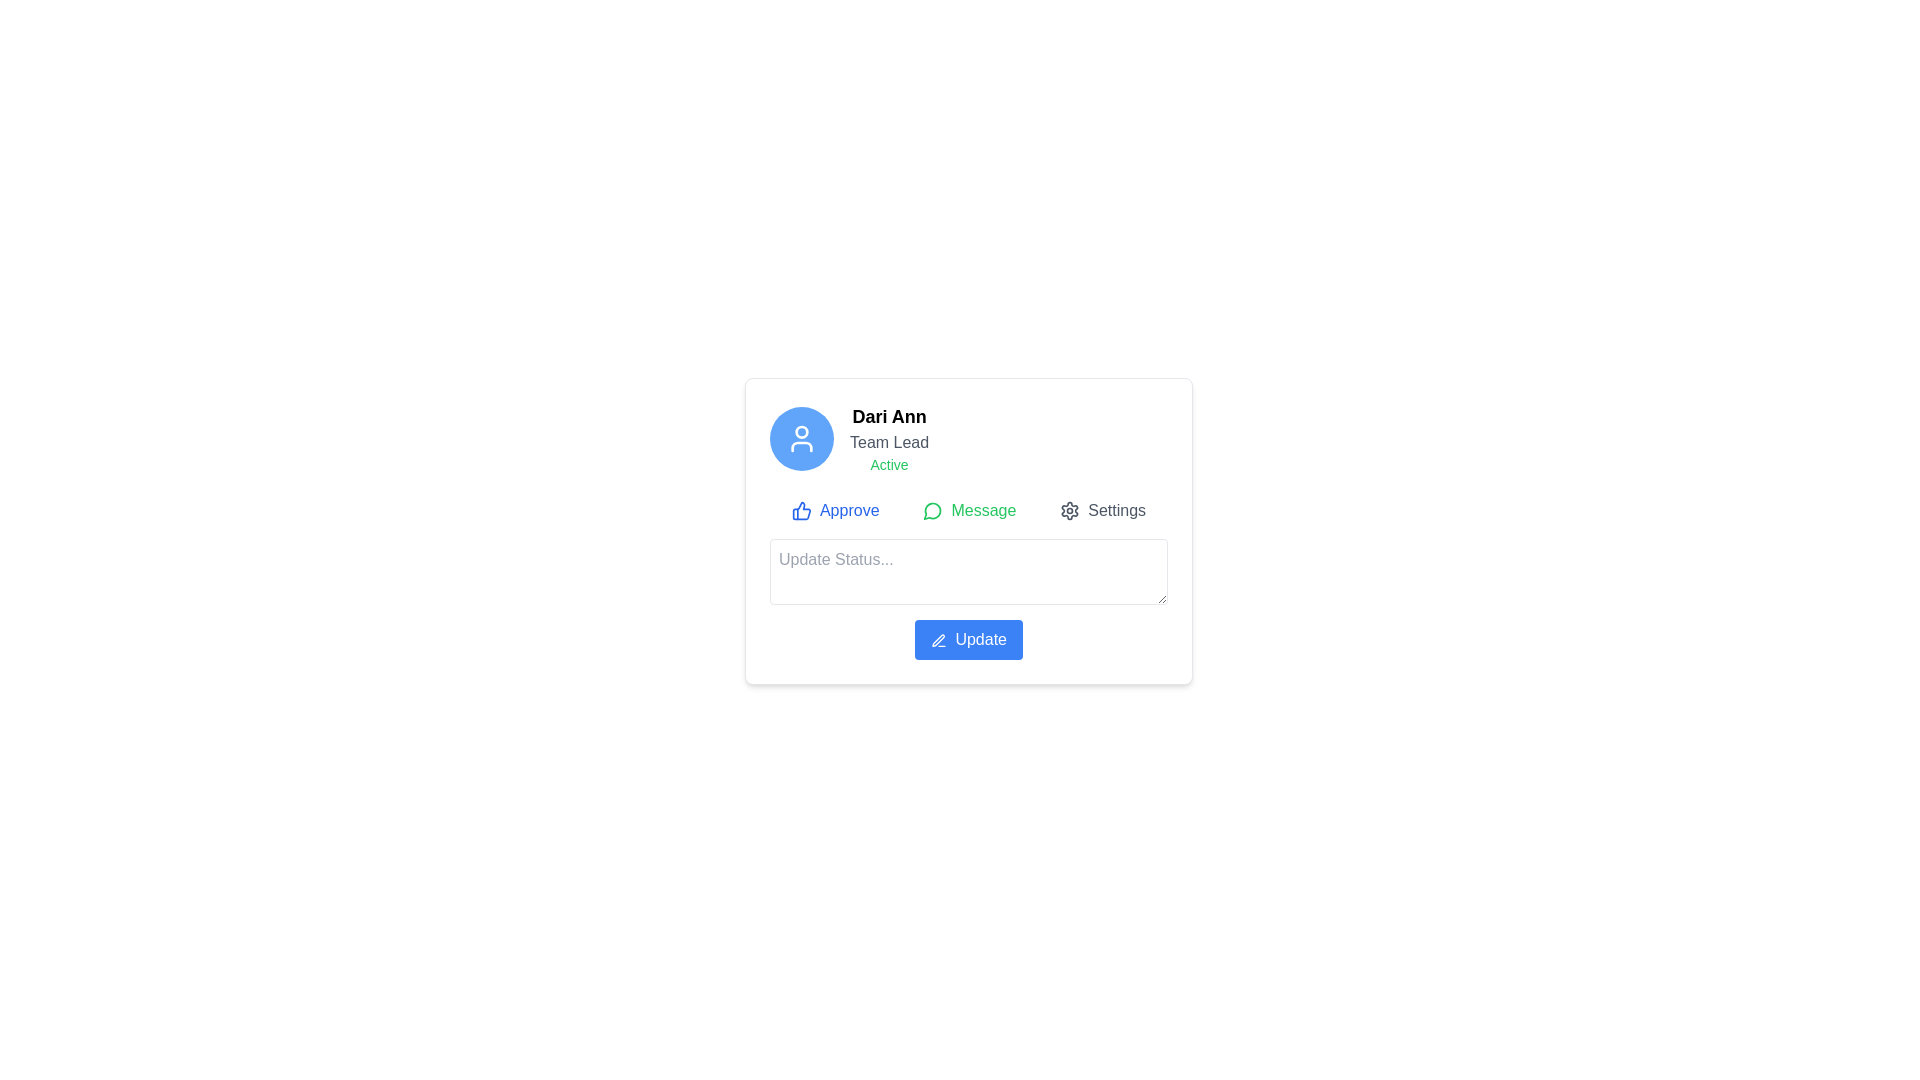 Image resolution: width=1920 pixels, height=1080 pixels. What do you see at coordinates (1069, 509) in the screenshot?
I see `the 'Settings' icon located in the top-right section of the card interface` at bounding box center [1069, 509].